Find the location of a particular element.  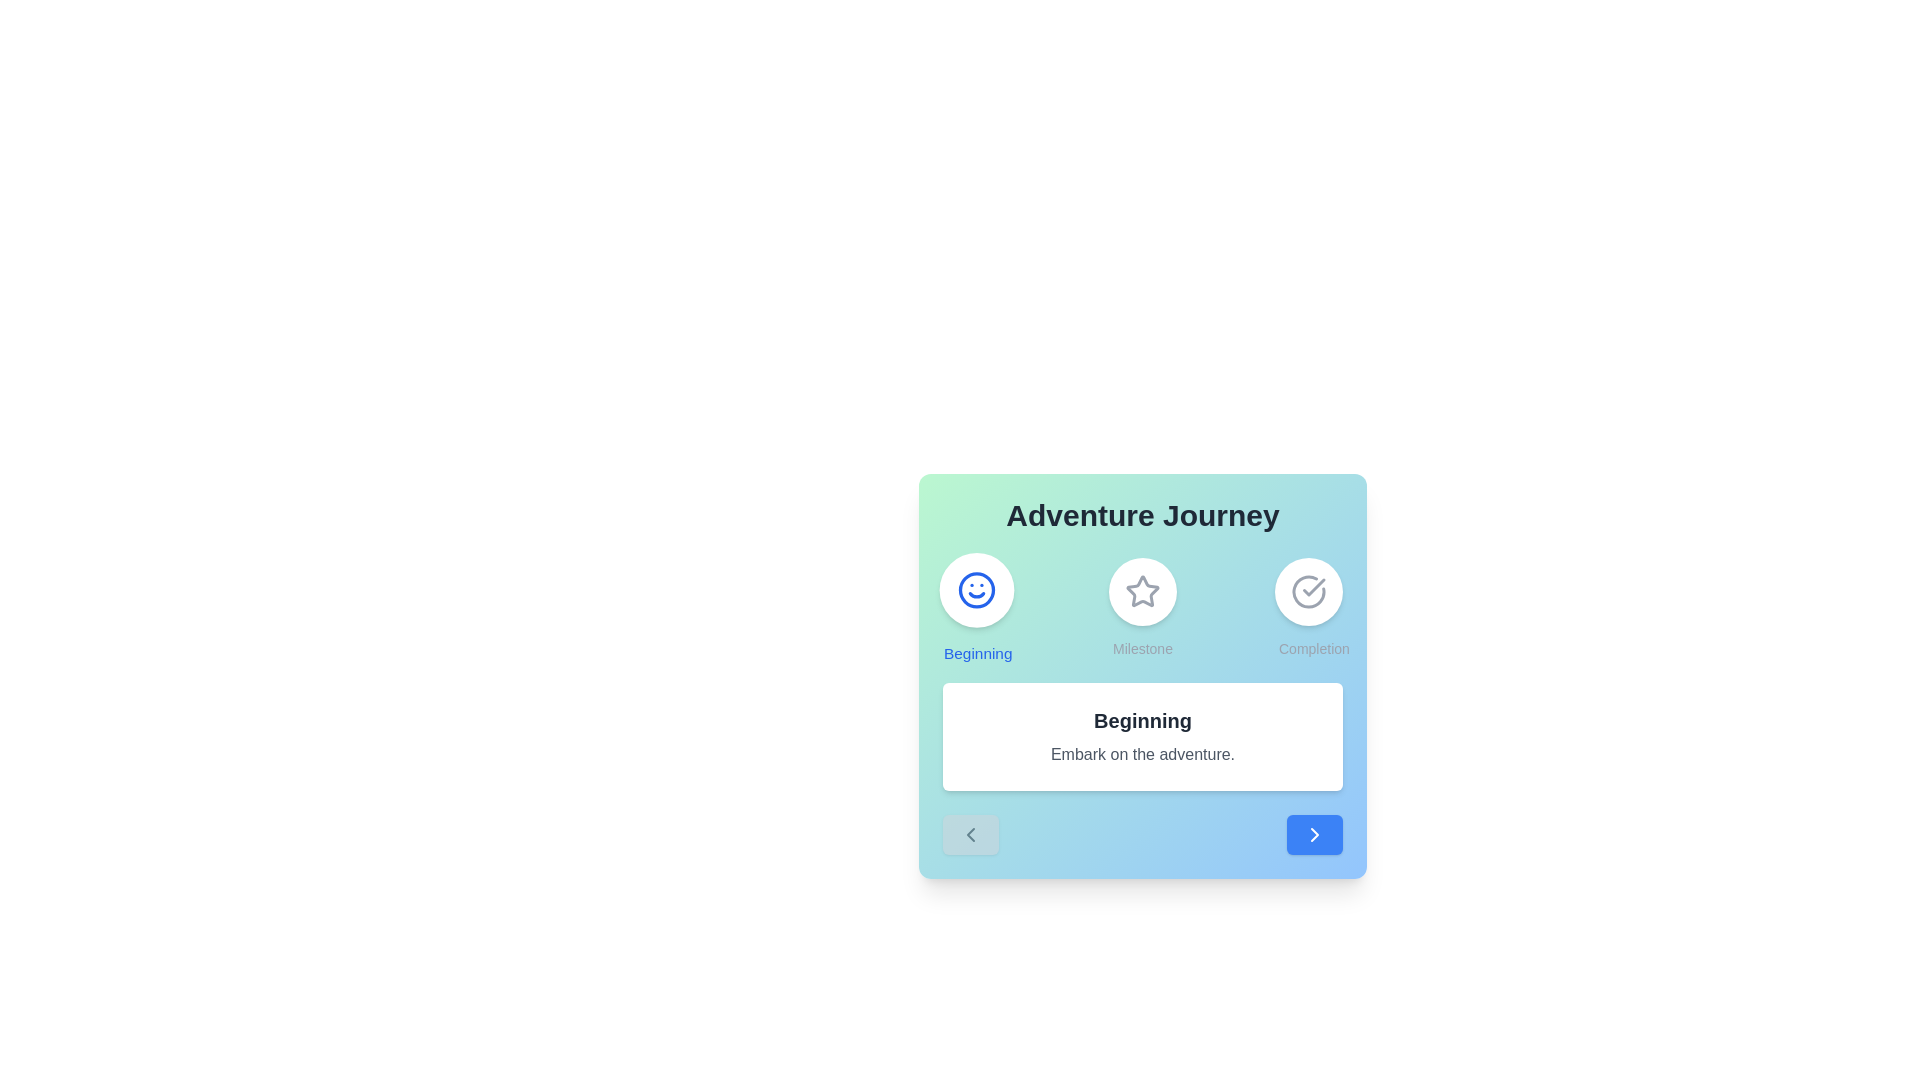

the stage icon corresponding to Beginning is located at coordinates (977, 607).